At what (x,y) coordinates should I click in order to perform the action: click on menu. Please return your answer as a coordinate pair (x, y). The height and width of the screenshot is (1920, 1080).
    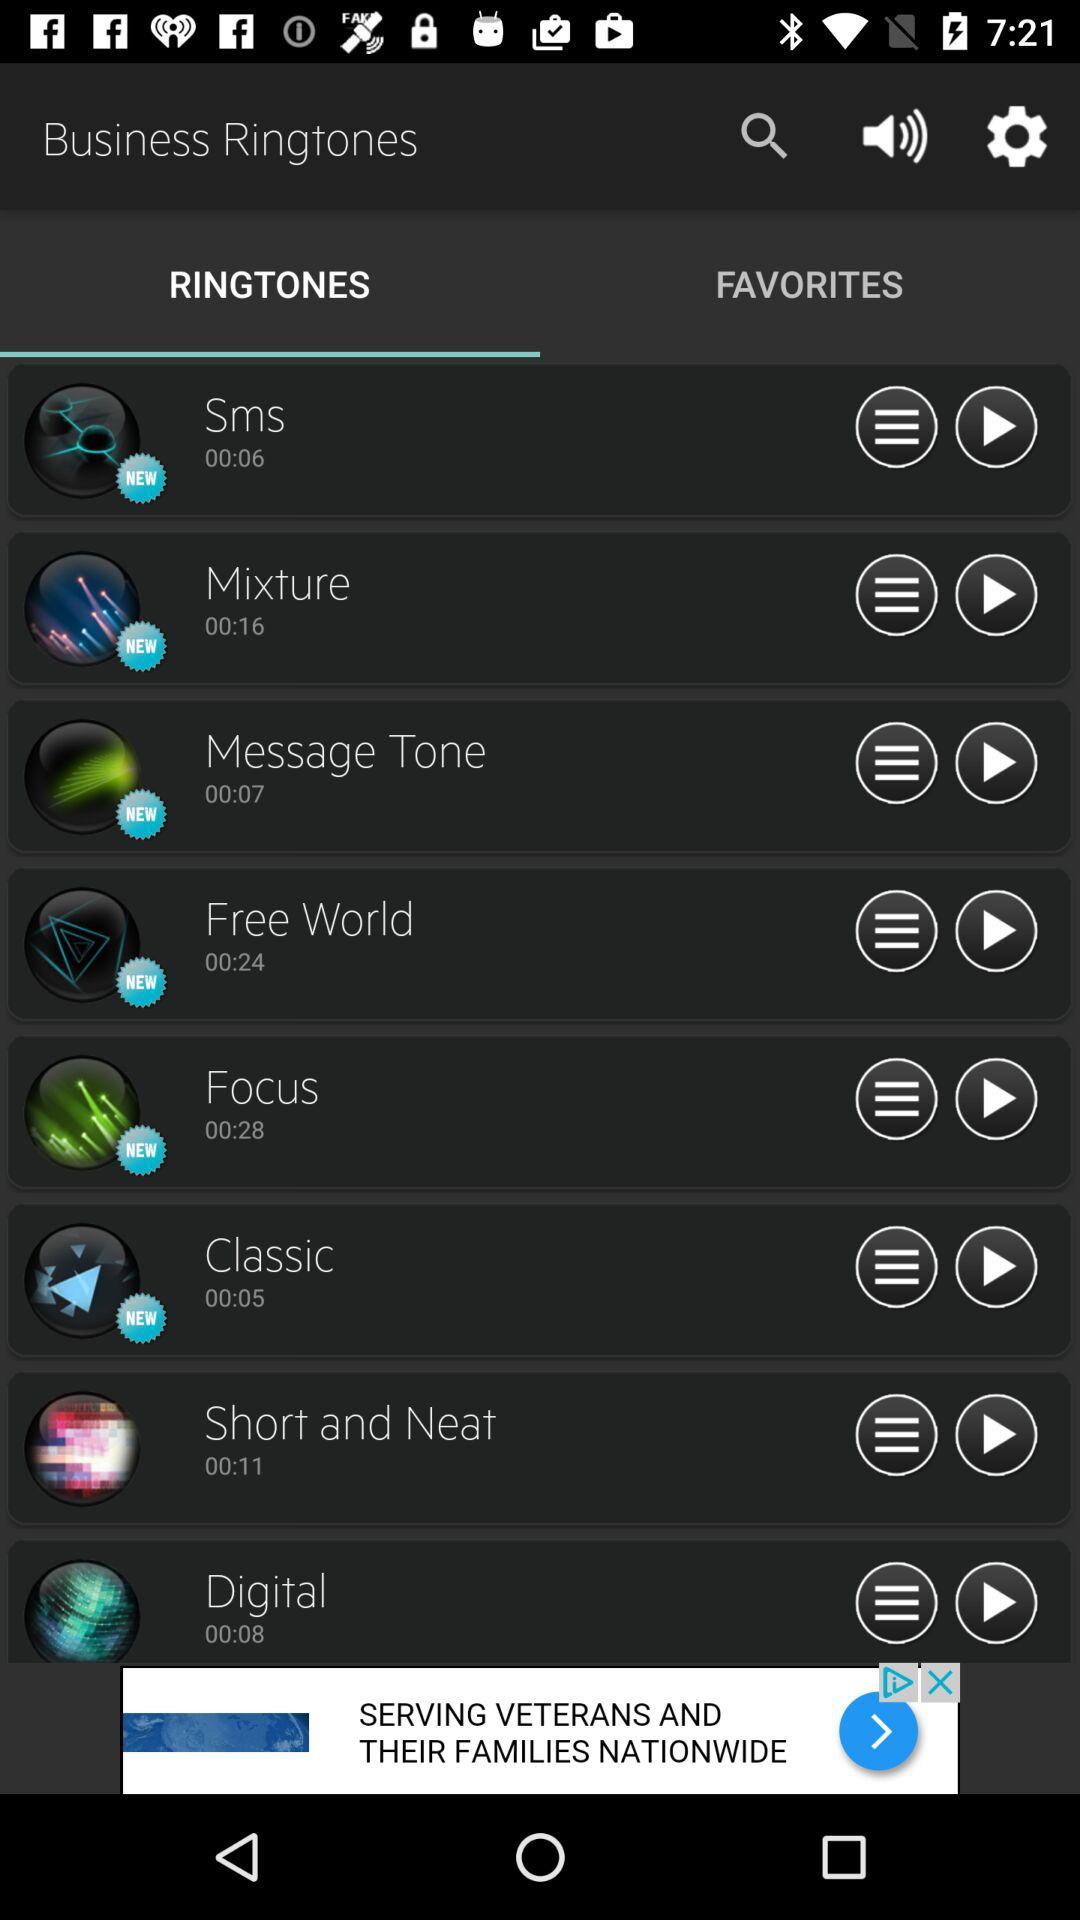
    Looking at the image, I should click on (895, 427).